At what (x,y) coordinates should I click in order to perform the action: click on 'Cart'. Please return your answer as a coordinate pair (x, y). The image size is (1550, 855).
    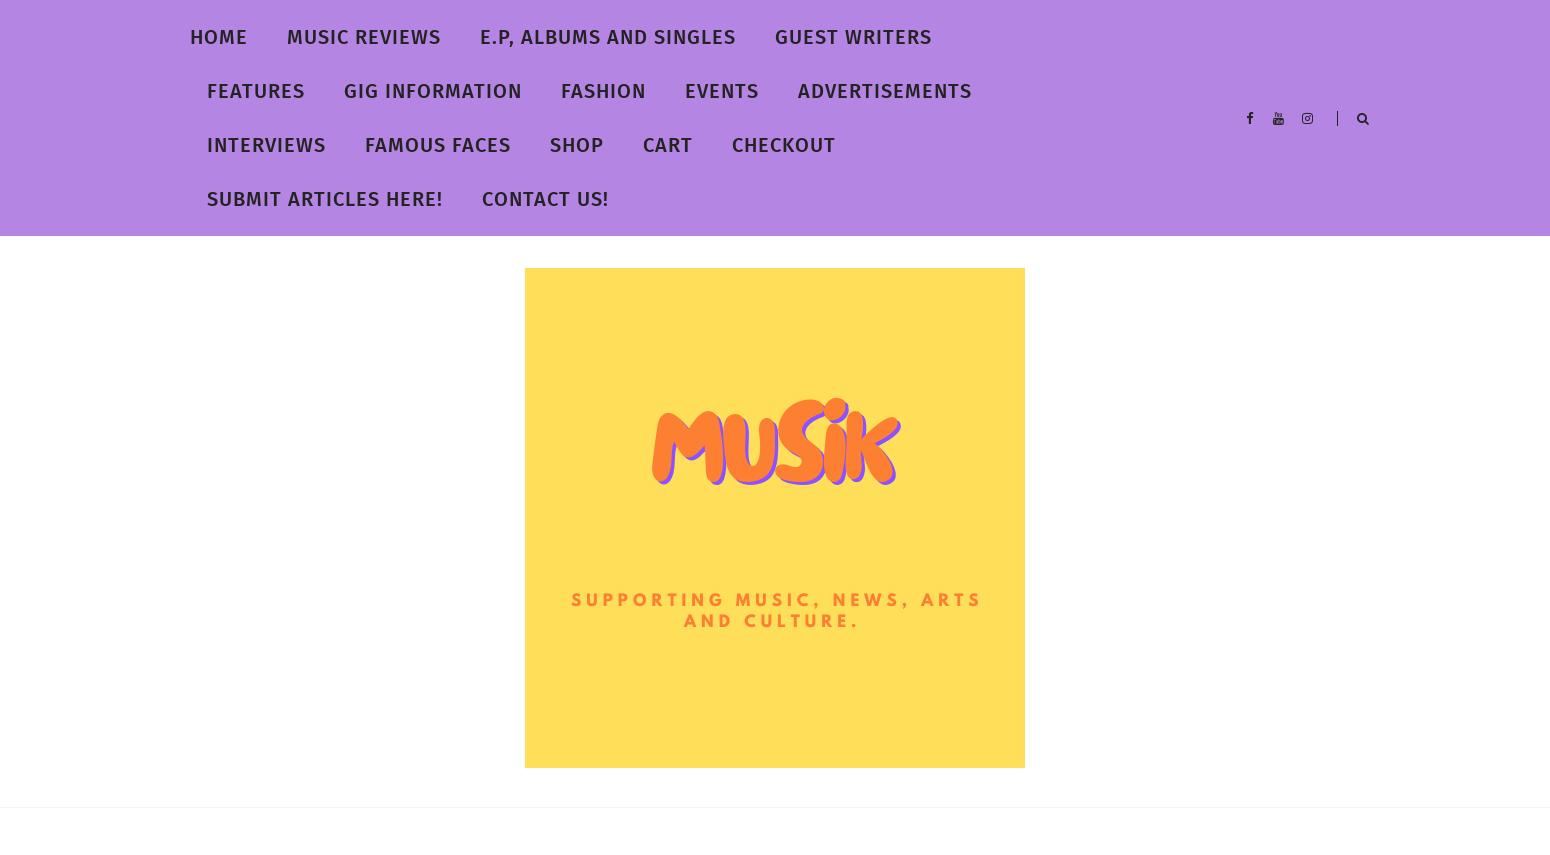
    Looking at the image, I should click on (667, 145).